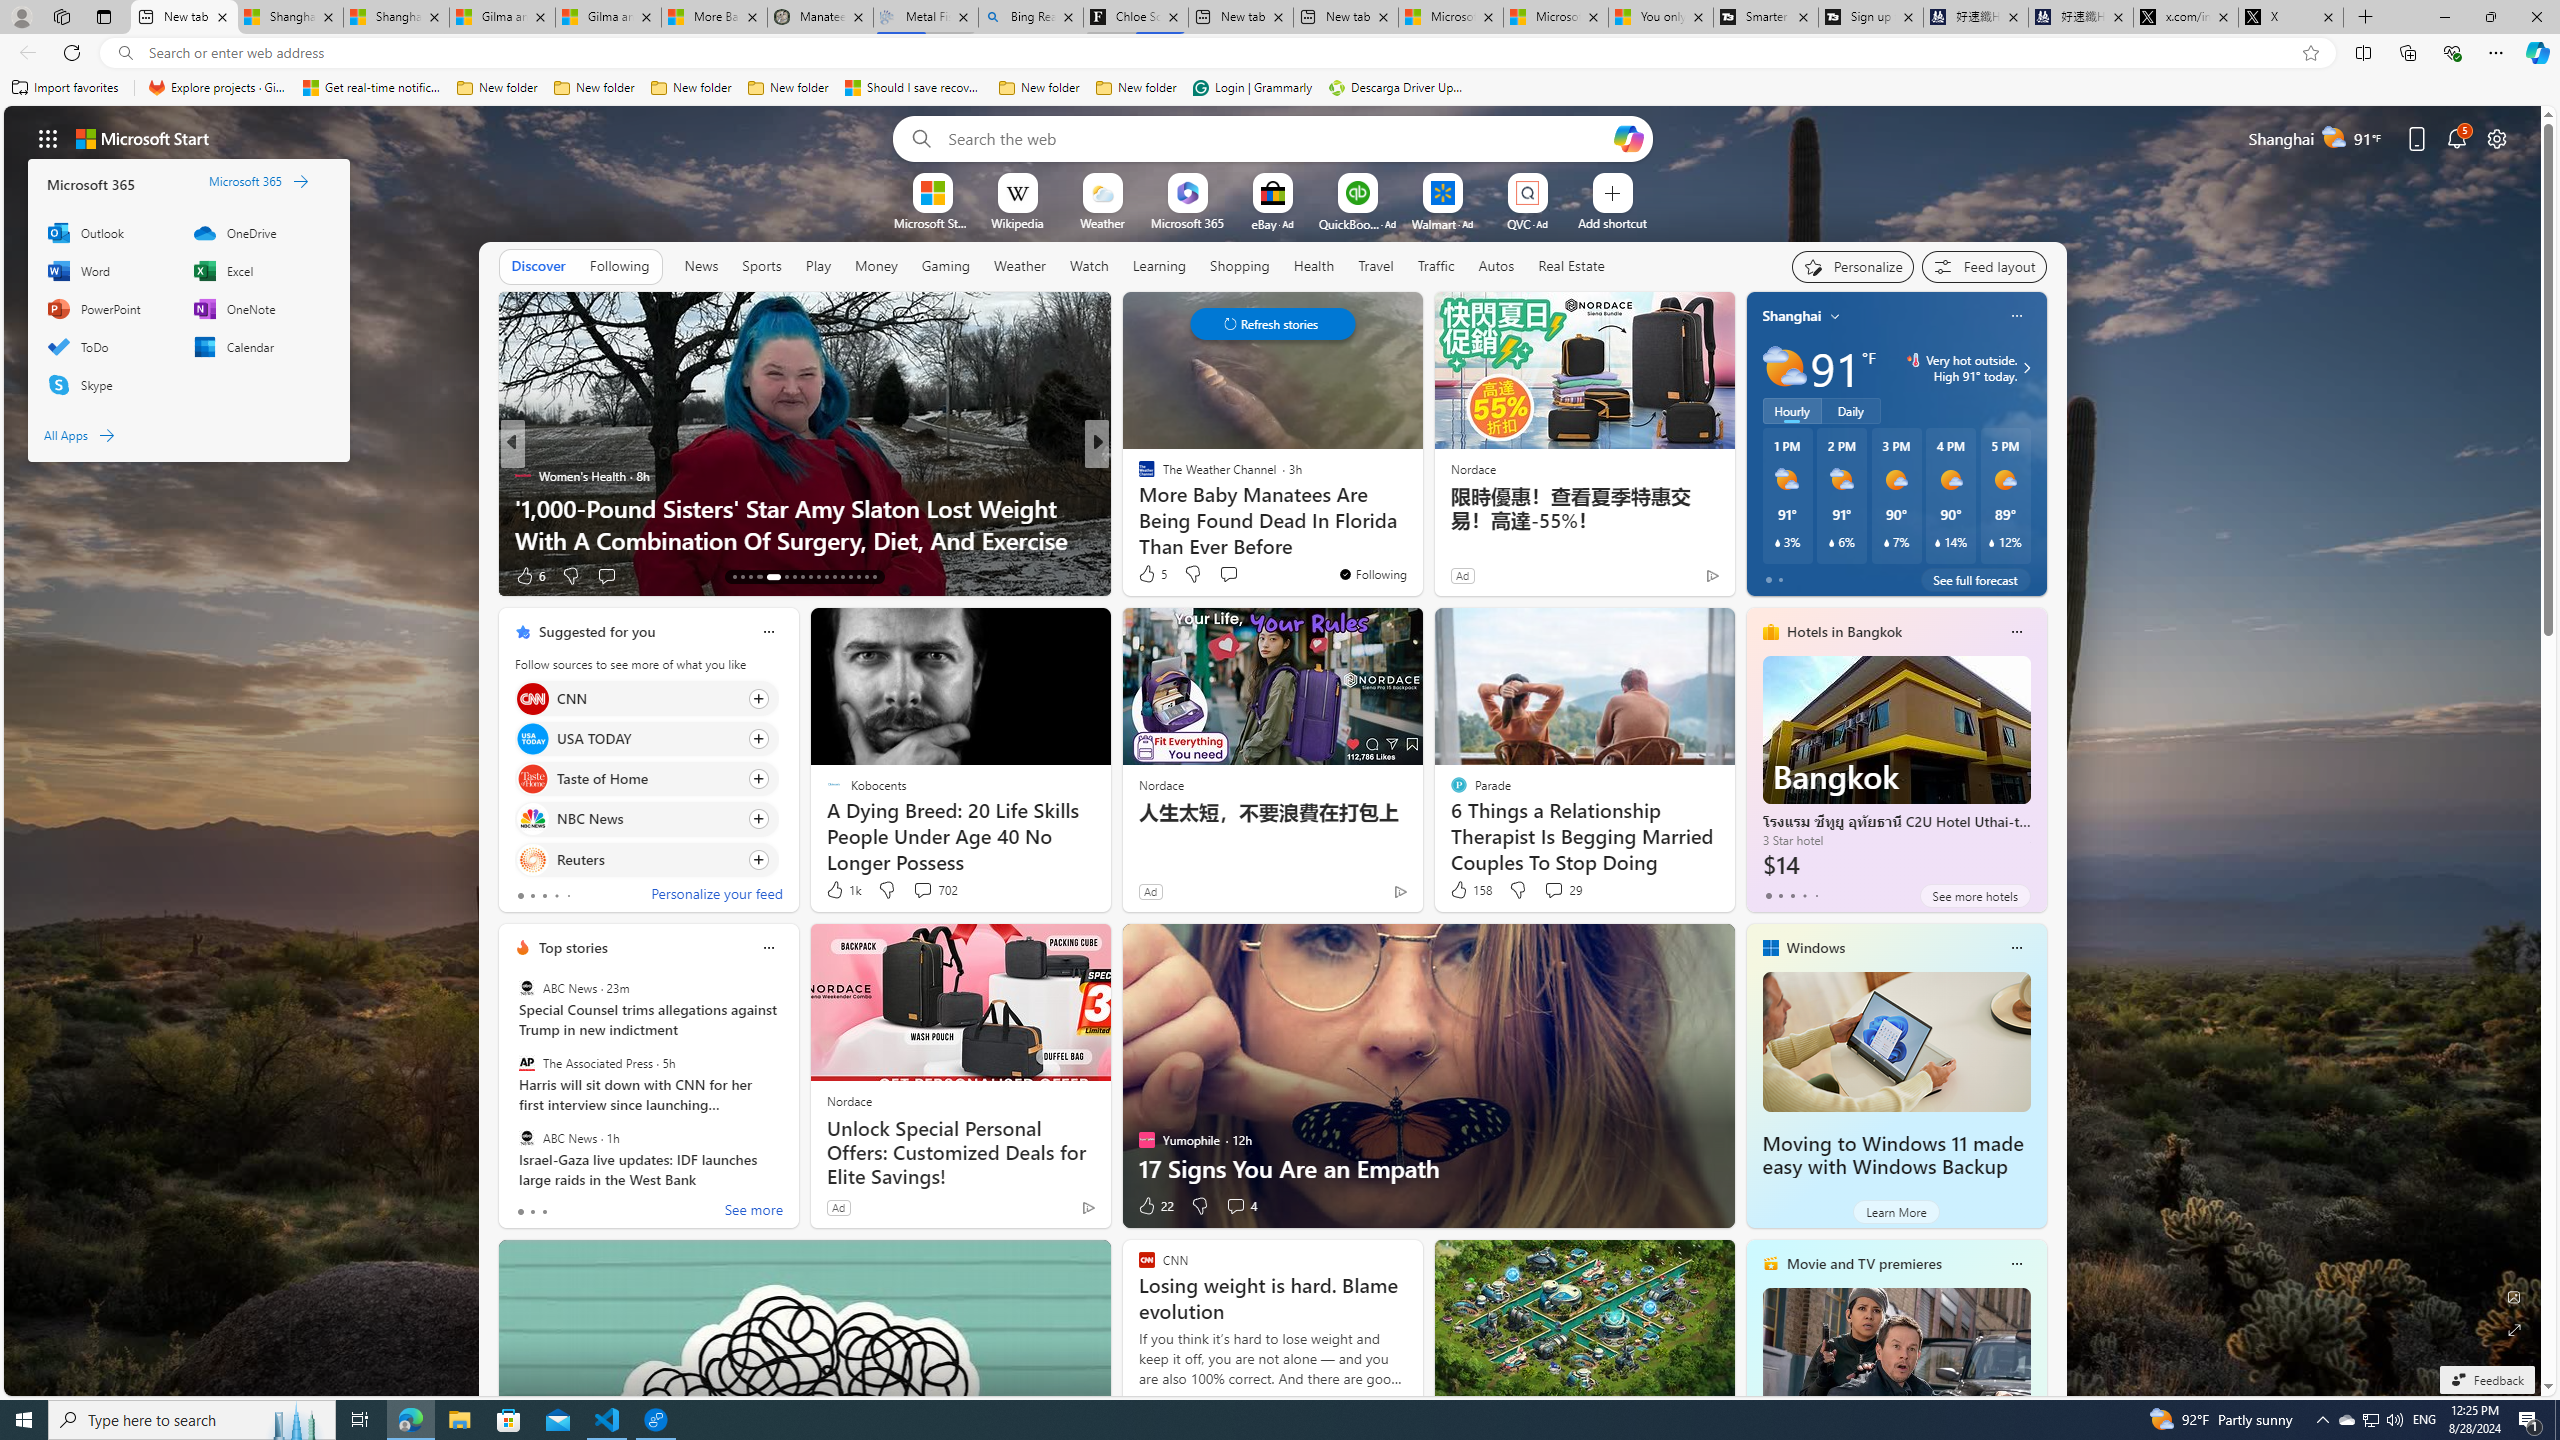 The image size is (2560, 1440). Describe the element at coordinates (1235, 575) in the screenshot. I see `'View comments 7 Comment'` at that location.